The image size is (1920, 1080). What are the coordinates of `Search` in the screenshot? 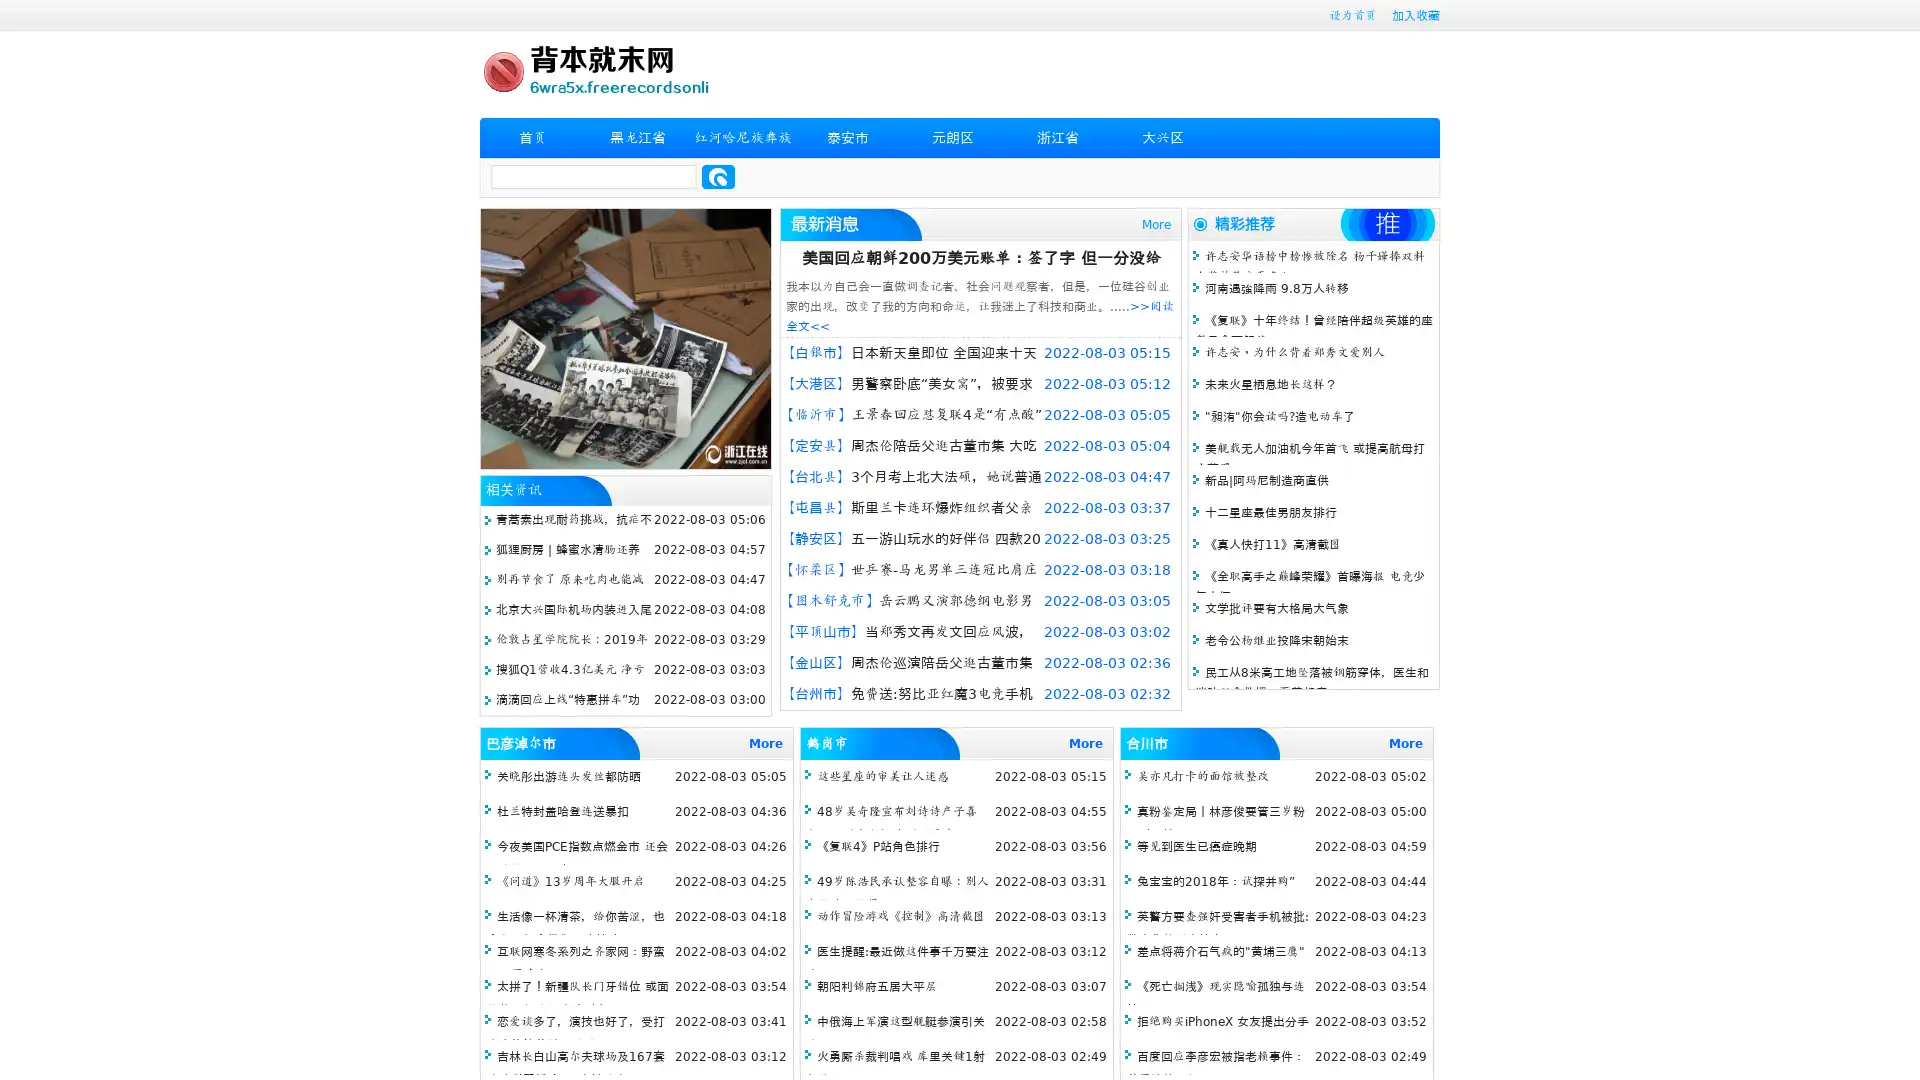 It's located at (718, 176).